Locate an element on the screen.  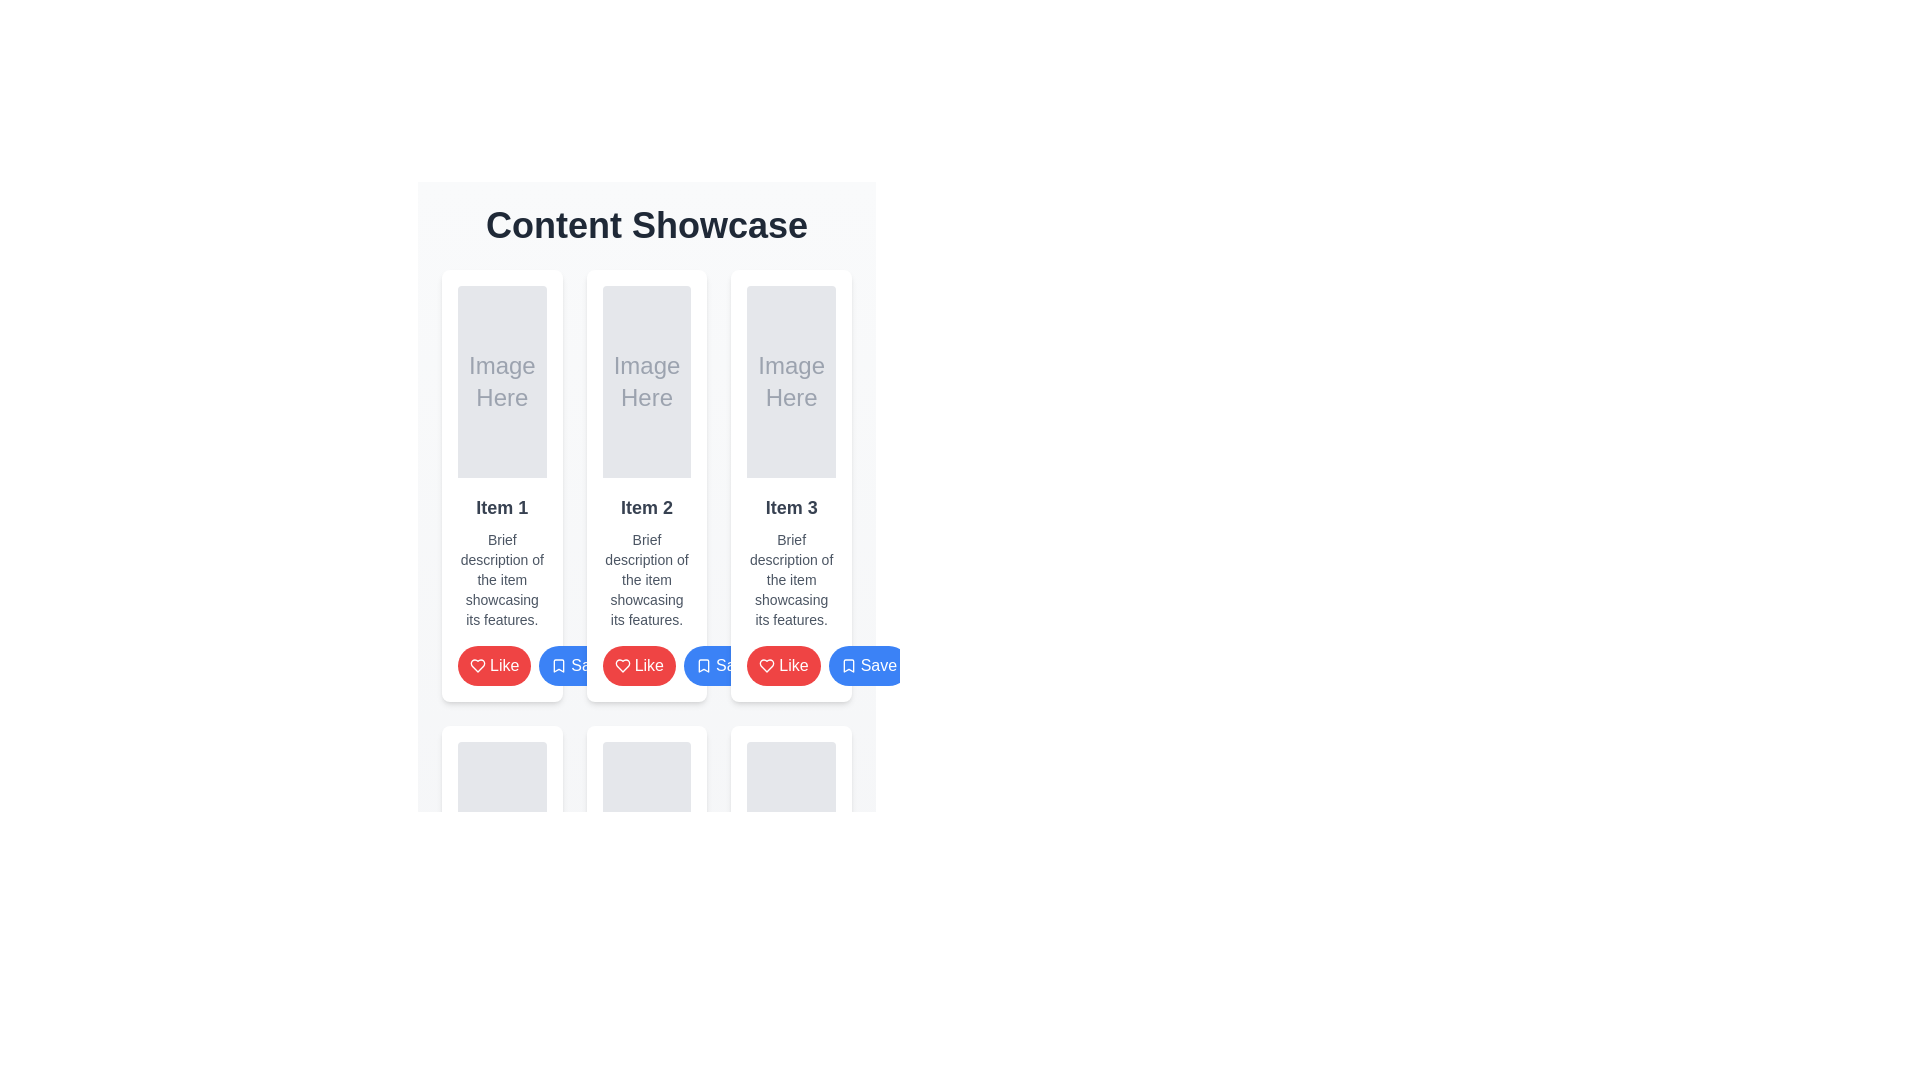
the blue bookmark icon next to the 'Save' label in the button located at the bottom-right of the card labeled 'Item 2' in the second column is located at coordinates (559, 666).